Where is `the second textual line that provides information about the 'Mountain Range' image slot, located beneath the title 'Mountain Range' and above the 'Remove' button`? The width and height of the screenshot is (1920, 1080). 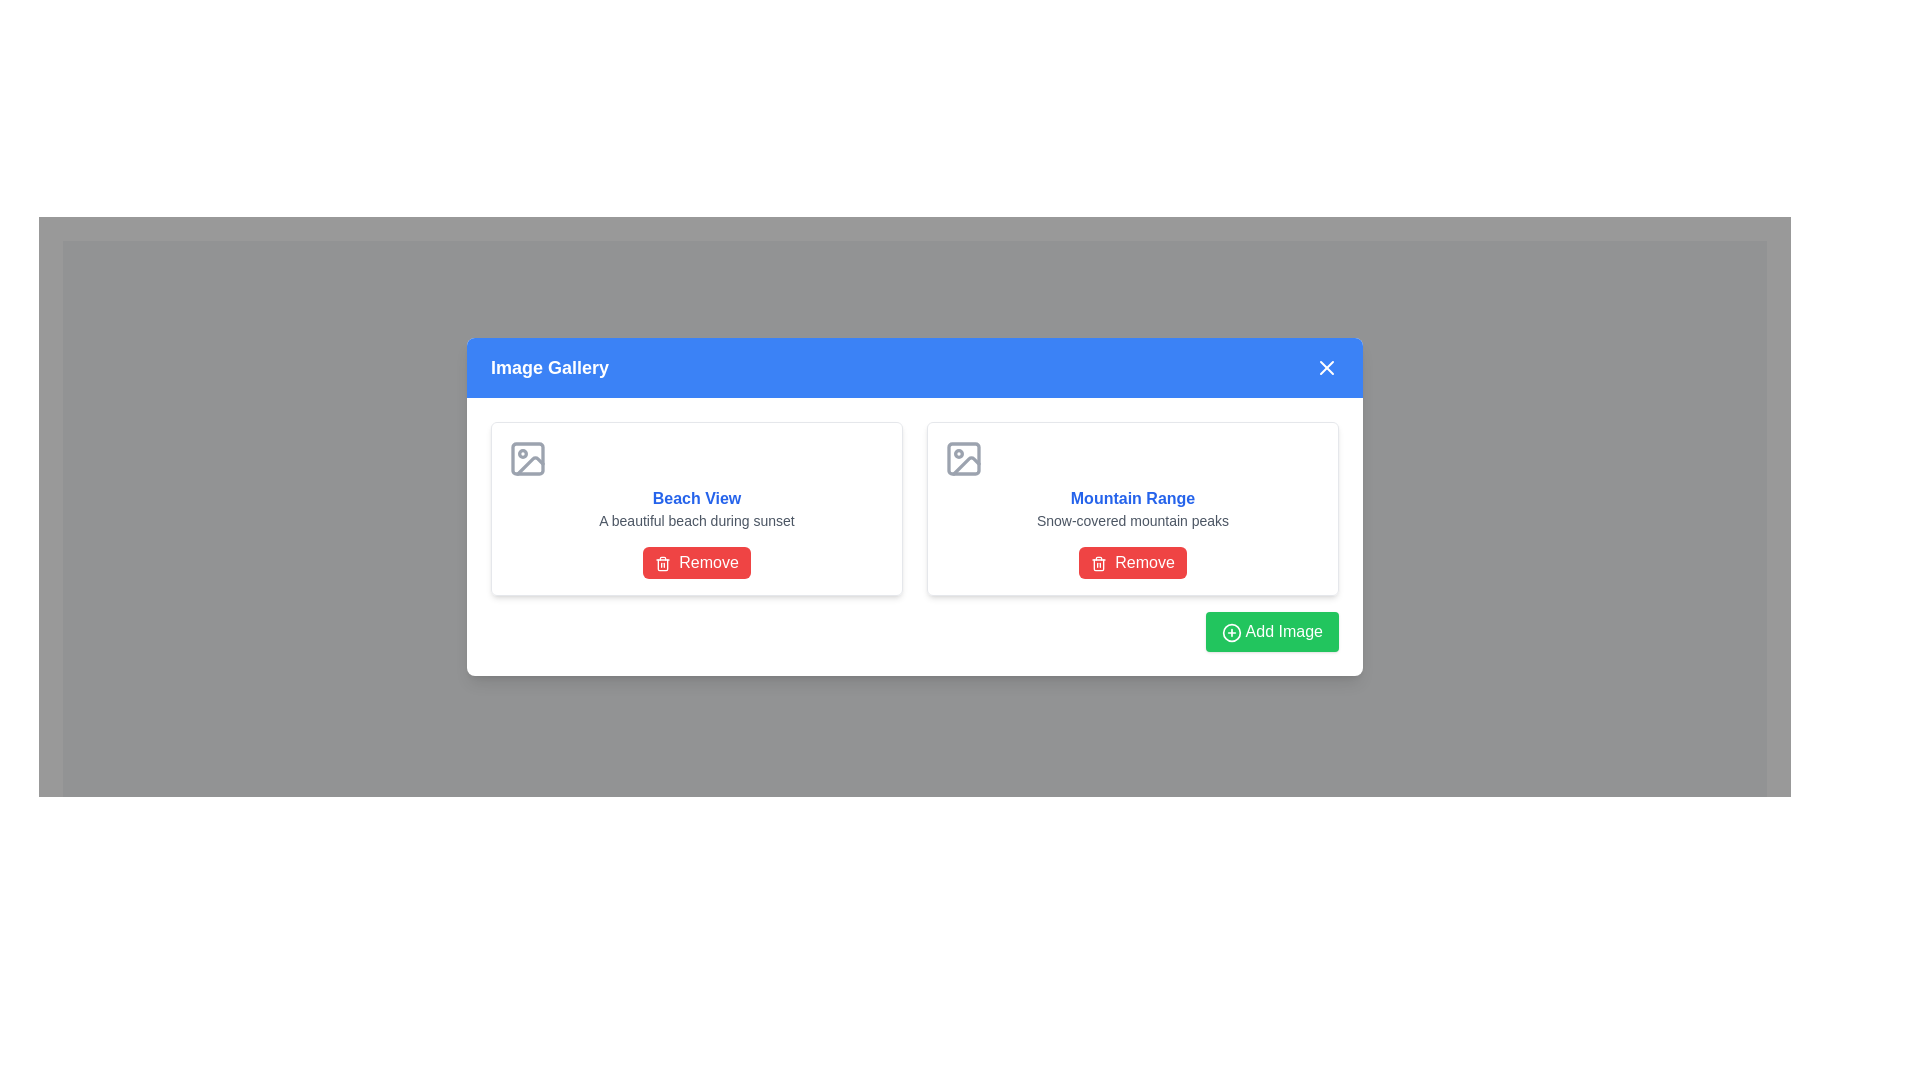
the second textual line that provides information about the 'Mountain Range' image slot, located beneath the title 'Mountain Range' and above the 'Remove' button is located at coordinates (1132, 519).